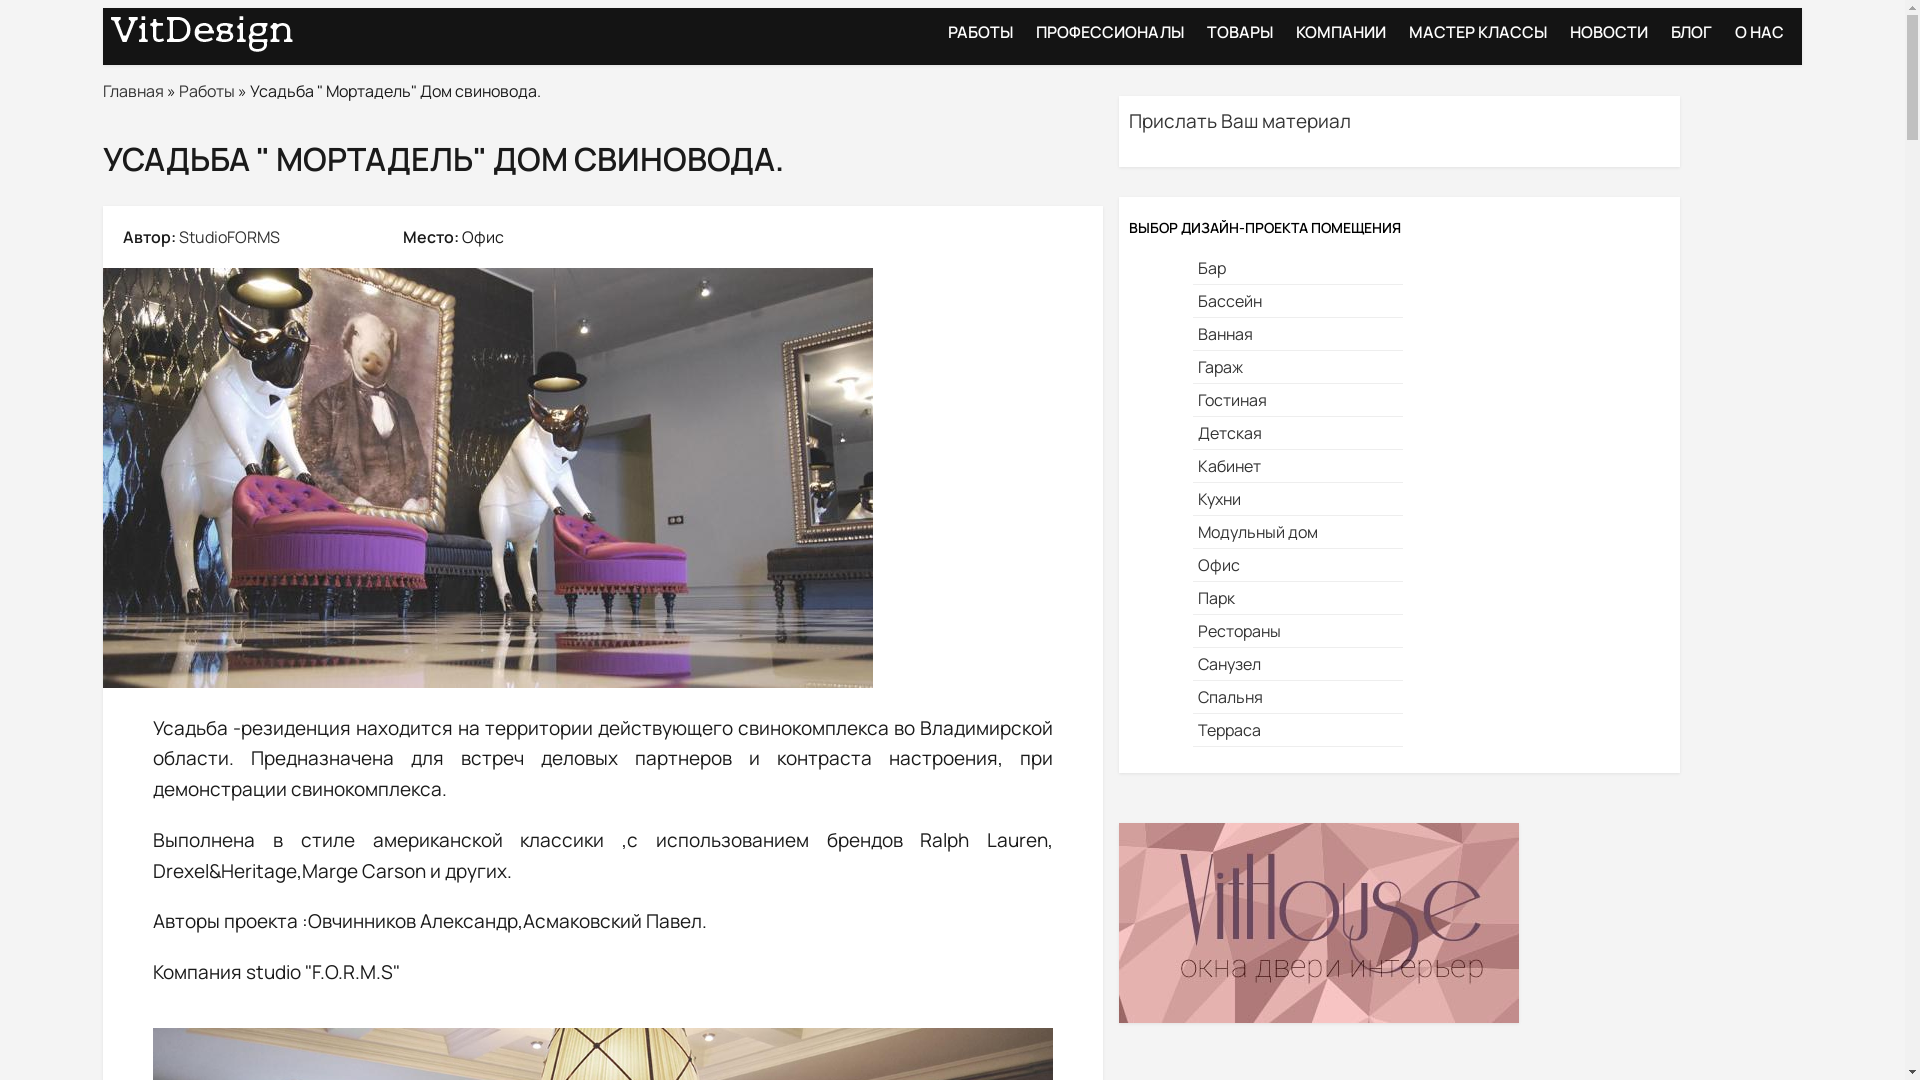 The width and height of the screenshot is (1920, 1080). What do you see at coordinates (178, 235) in the screenshot?
I see `'StudioFORMS'` at bounding box center [178, 235].